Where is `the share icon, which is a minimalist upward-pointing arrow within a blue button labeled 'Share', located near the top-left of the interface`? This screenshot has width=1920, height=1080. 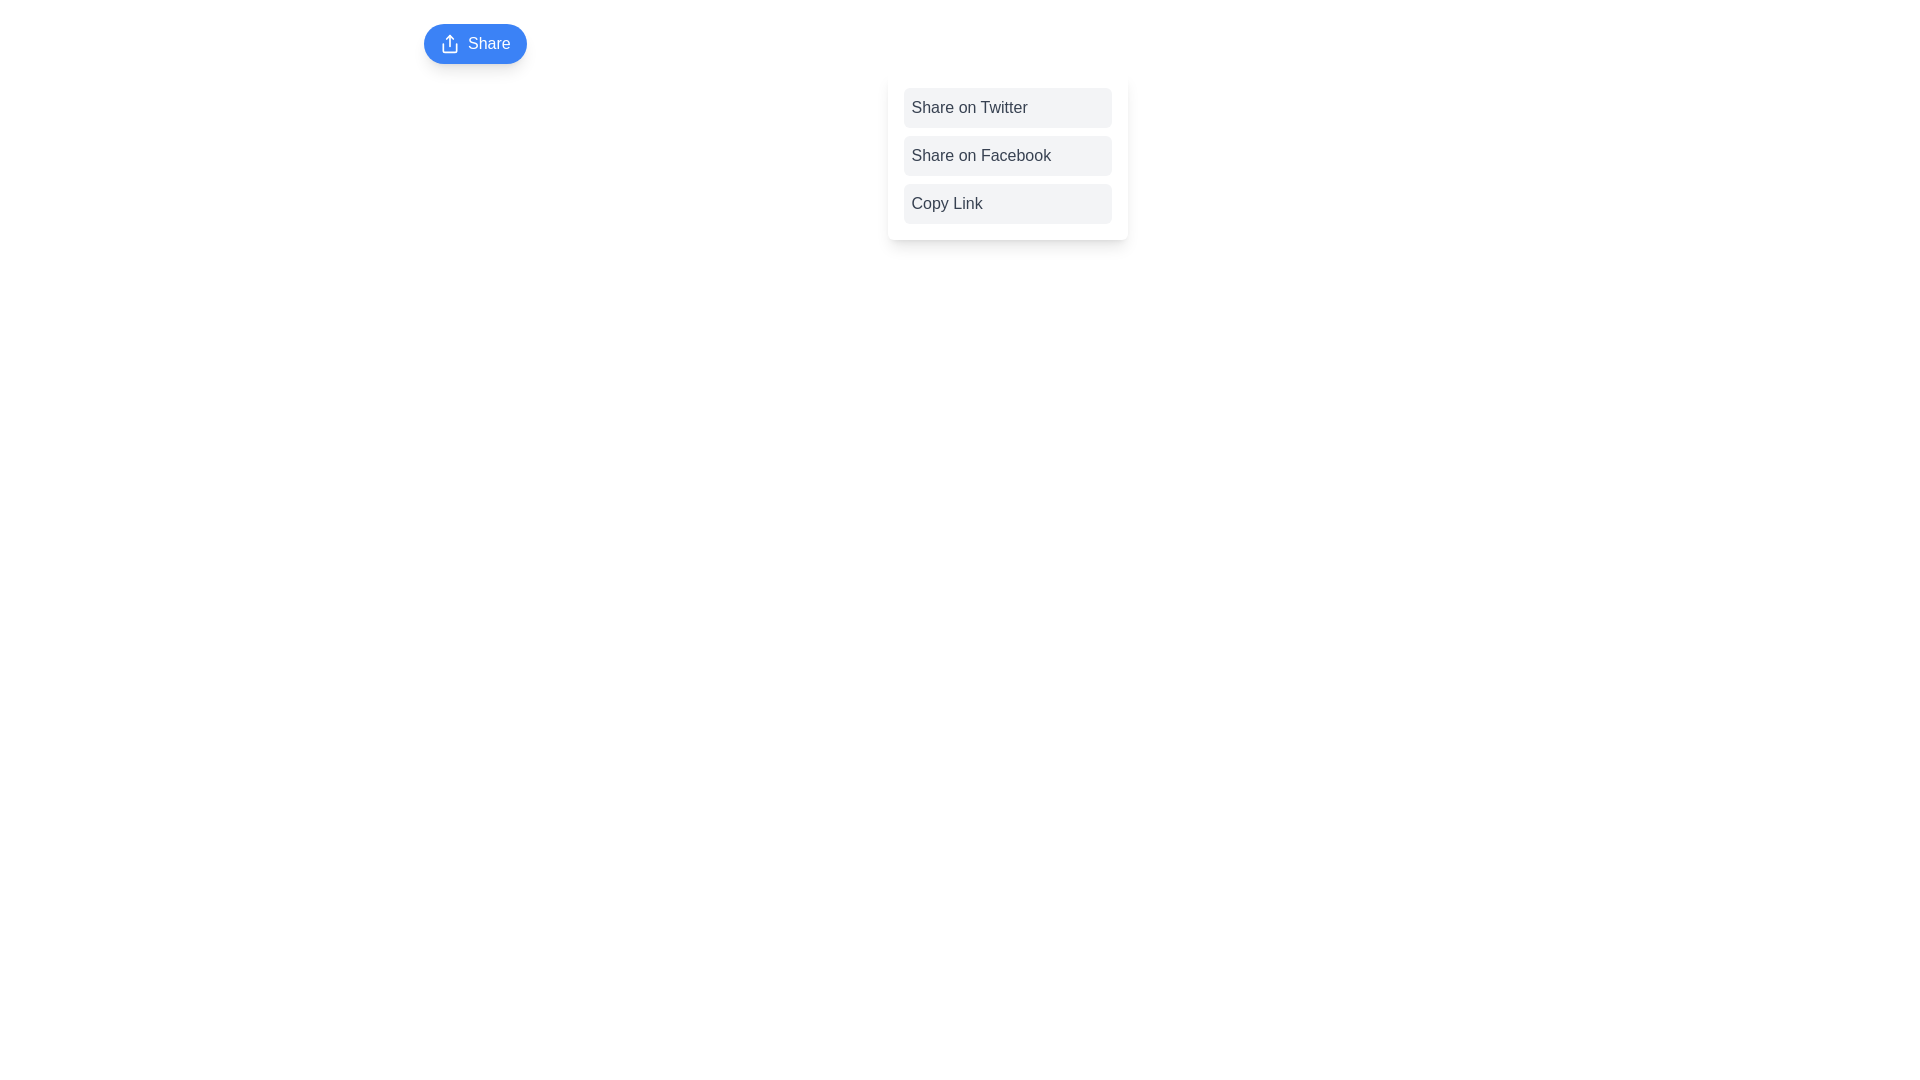 the share icon, which is a minimalist upward-pointing arrow within a blue button labeled 'Share', located near the top-left of the interface is located at coordinates (449, 43).